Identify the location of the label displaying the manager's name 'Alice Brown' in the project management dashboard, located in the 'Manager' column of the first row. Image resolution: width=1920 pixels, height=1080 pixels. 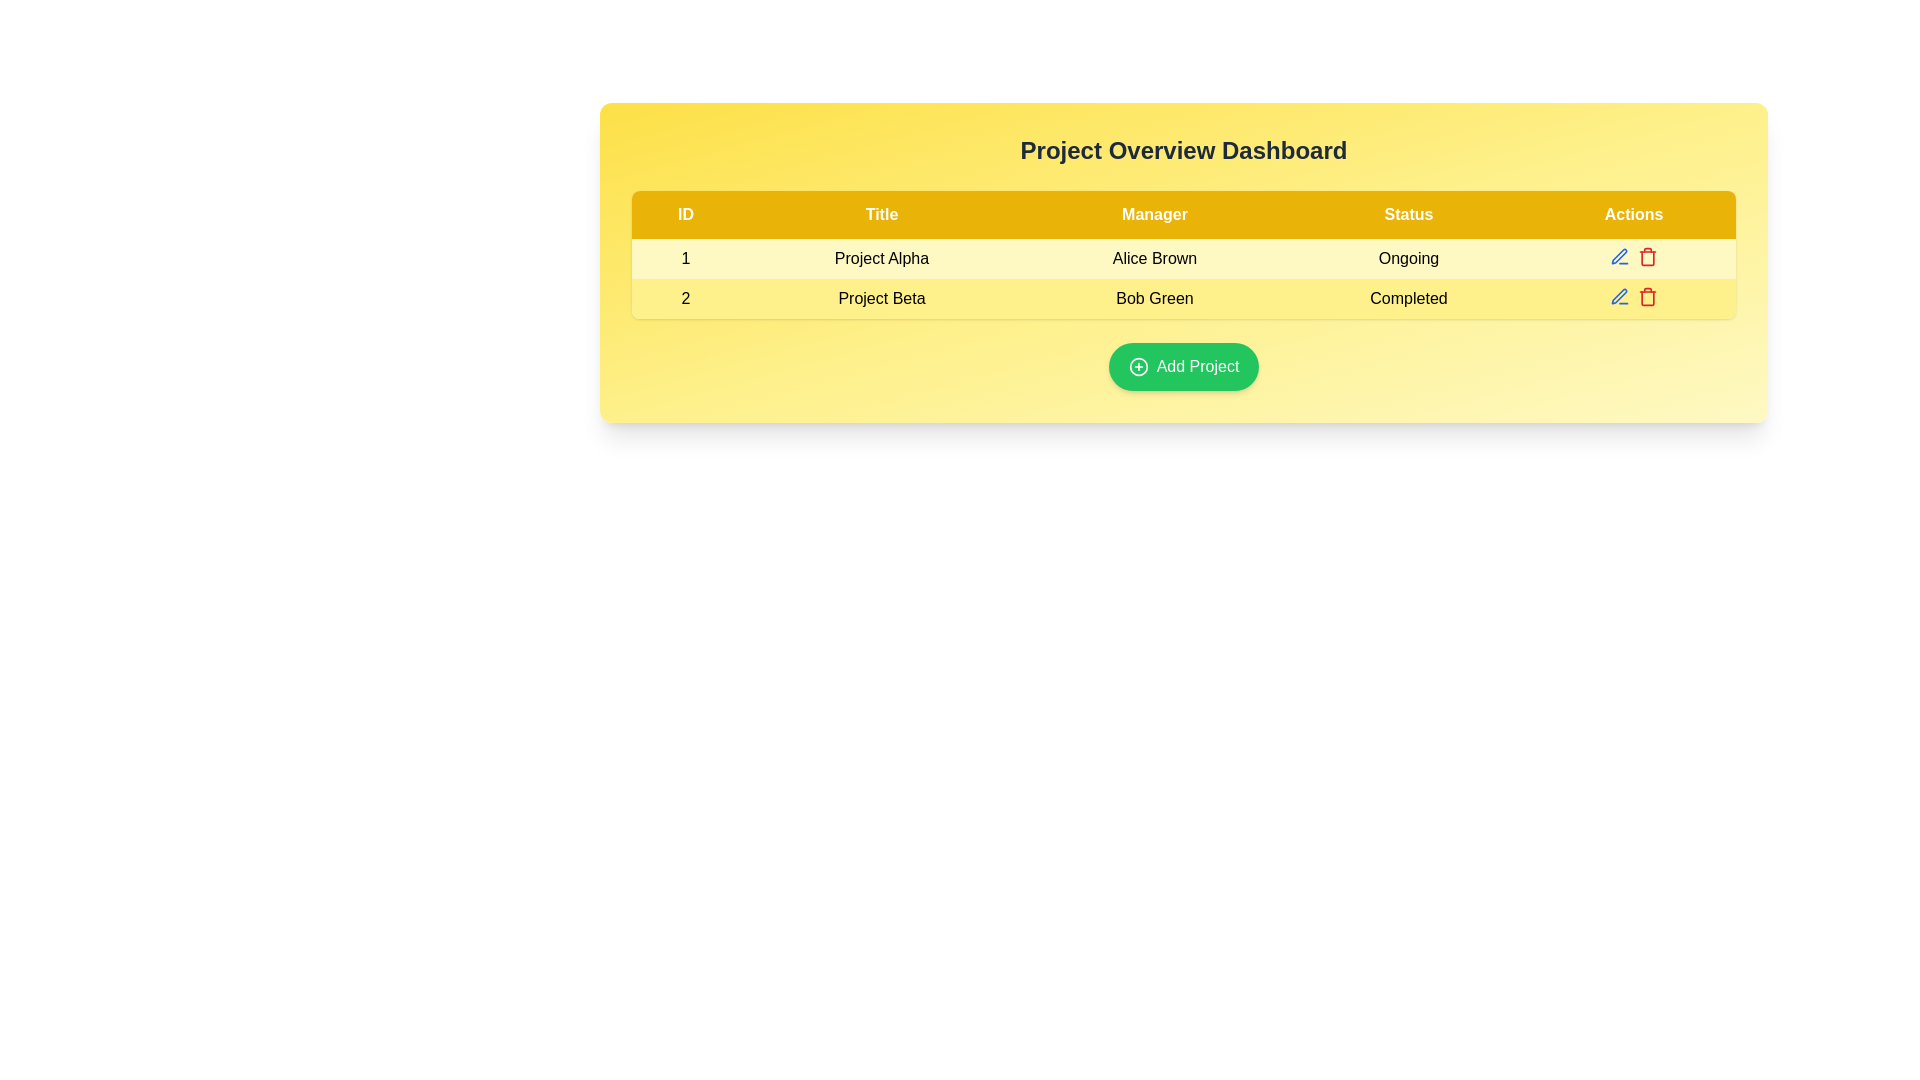
(1155, 257).